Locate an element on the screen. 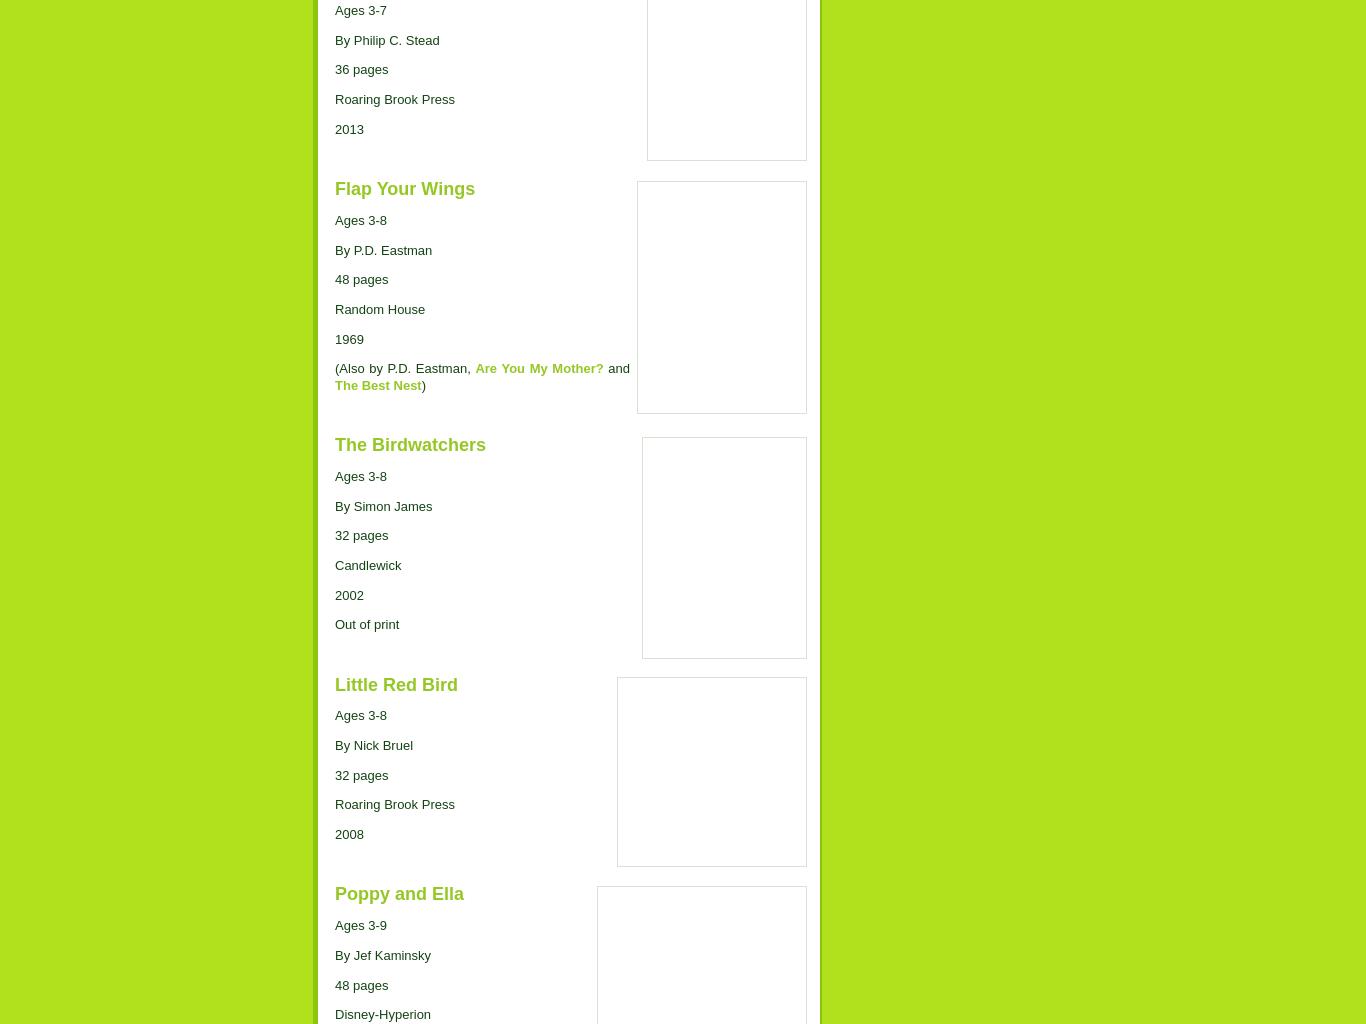 The height and width of the screenshot is (1024, 1366). 'Random House' is located at coordinates (379, 307).